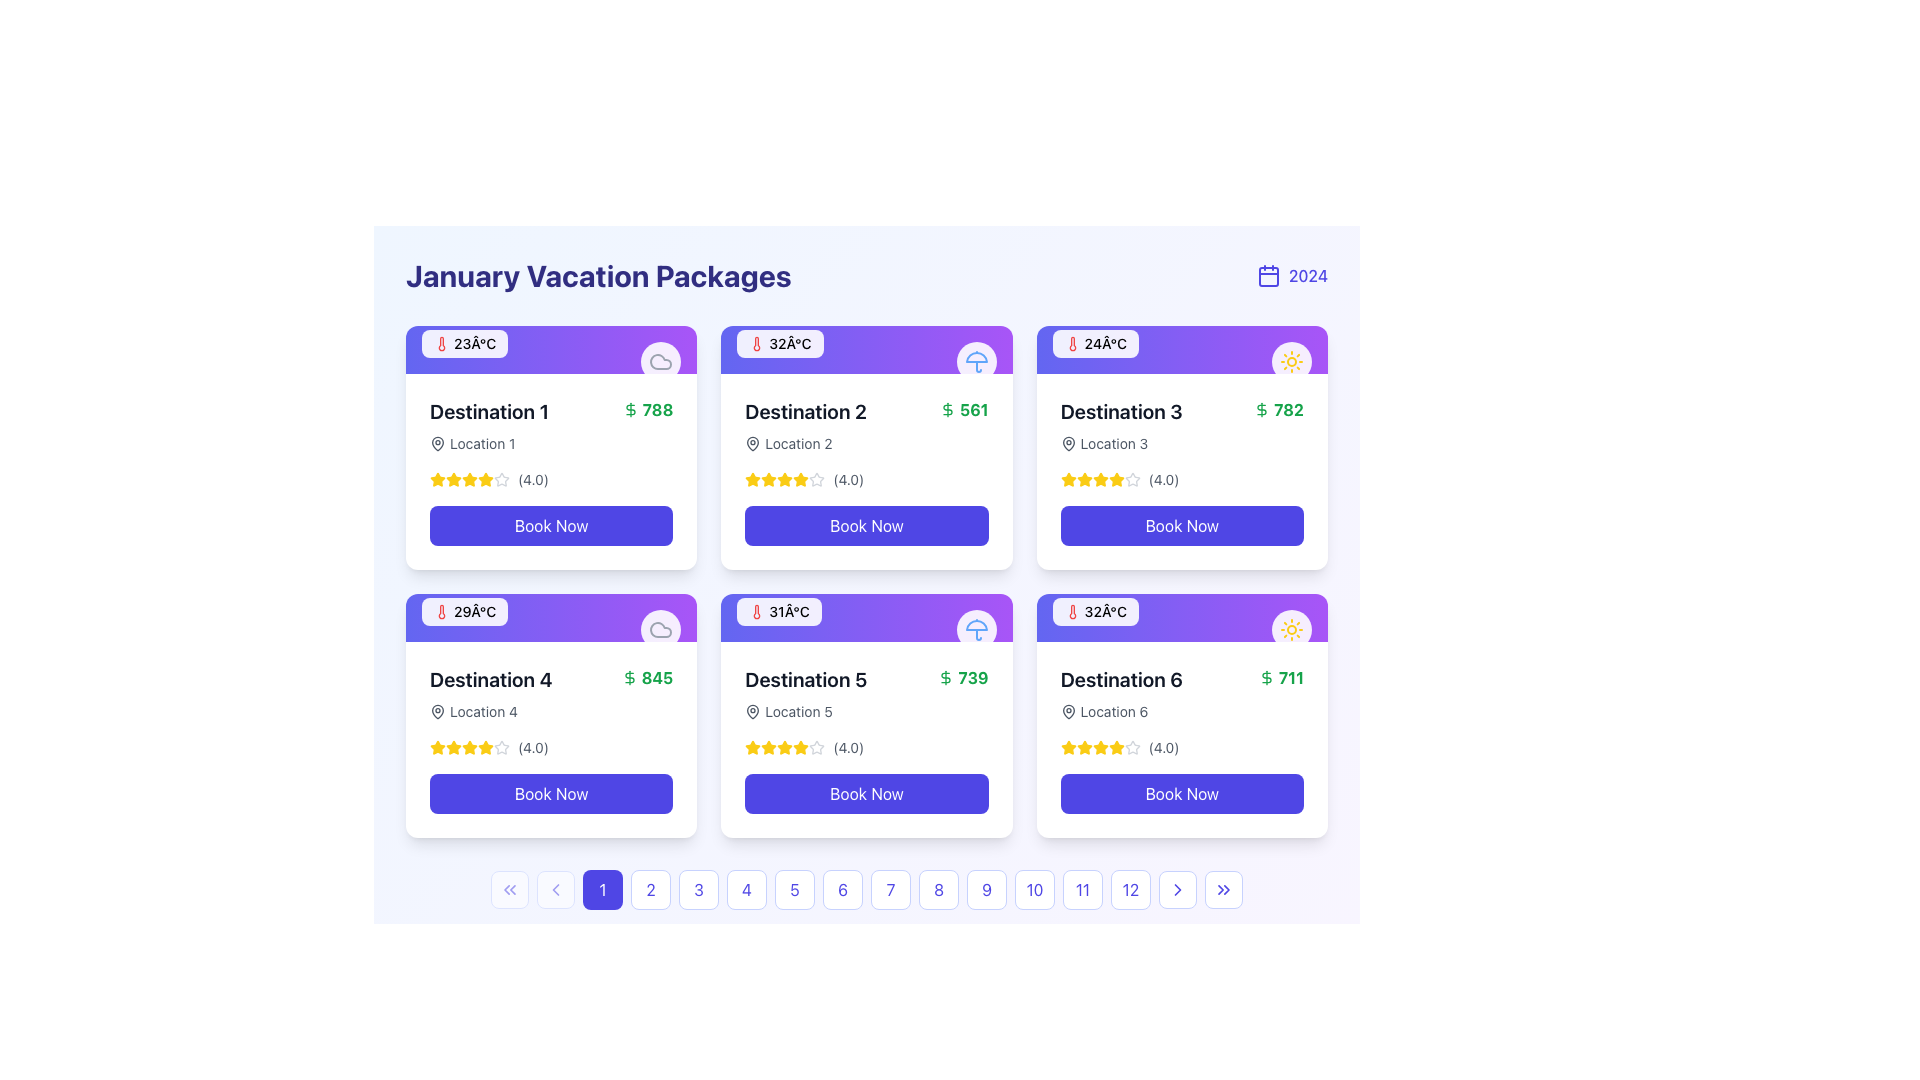 The image size is (1920, 1080). I want to click on the pagination button that navigates to the previous page, located at the far left of the pagination controls, so click(509, 889).